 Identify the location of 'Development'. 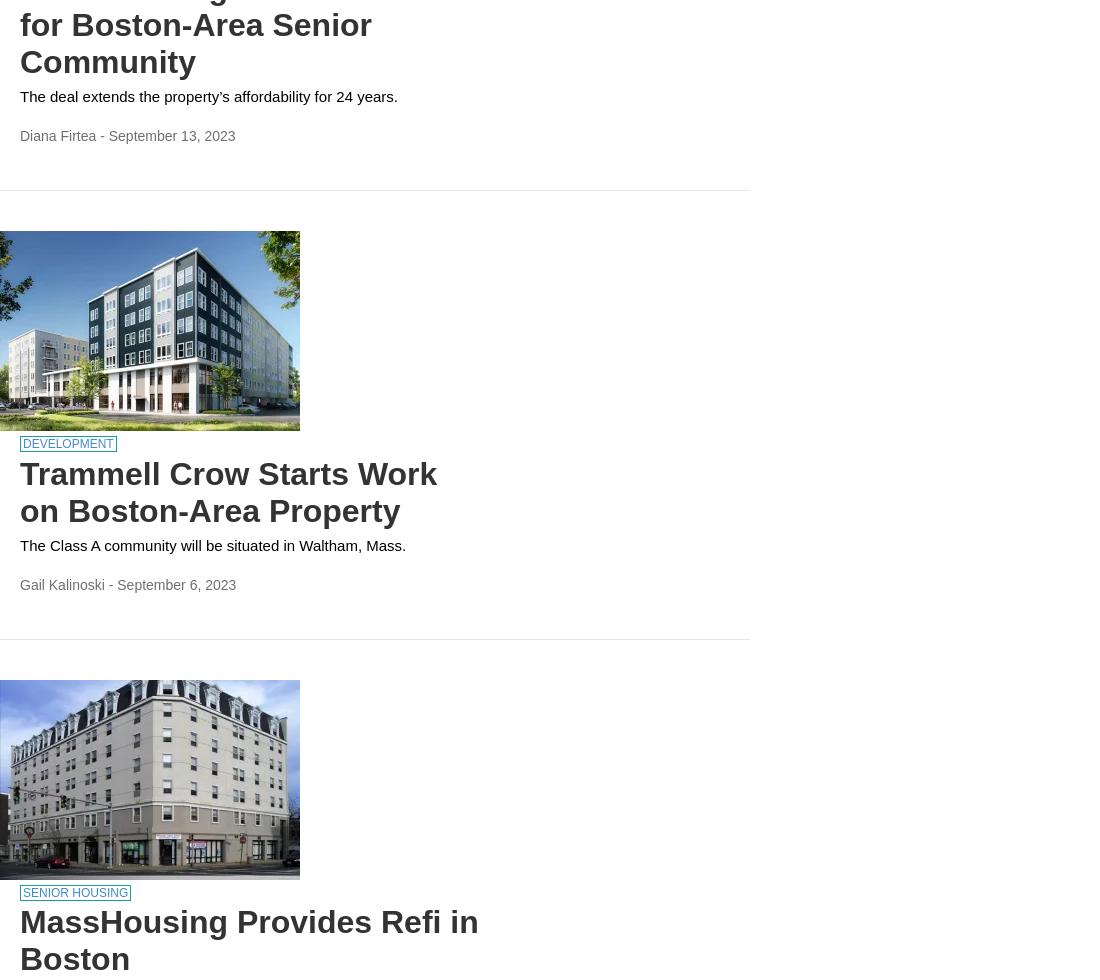
(66, 442).